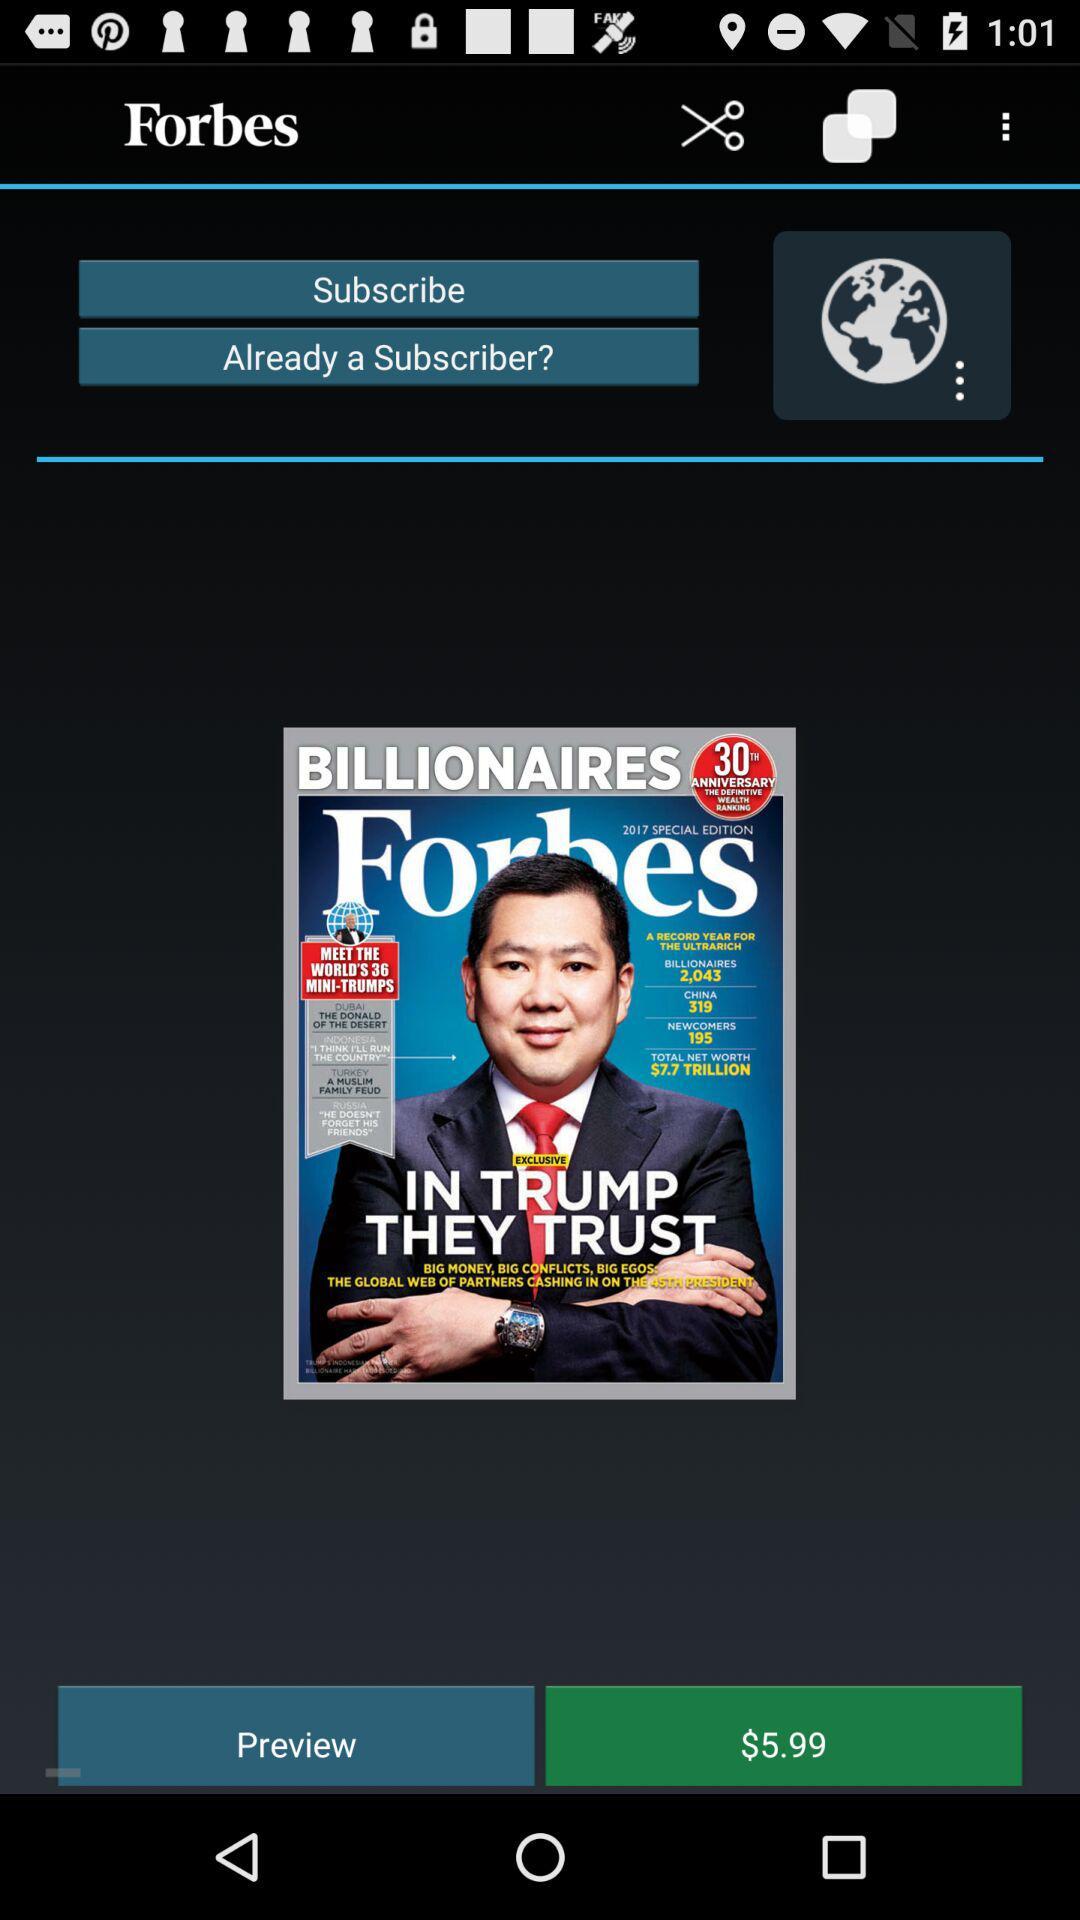 This screenshot has height=1920, width=1080. I want to click on $5.99 icon, so click(768, 1732).